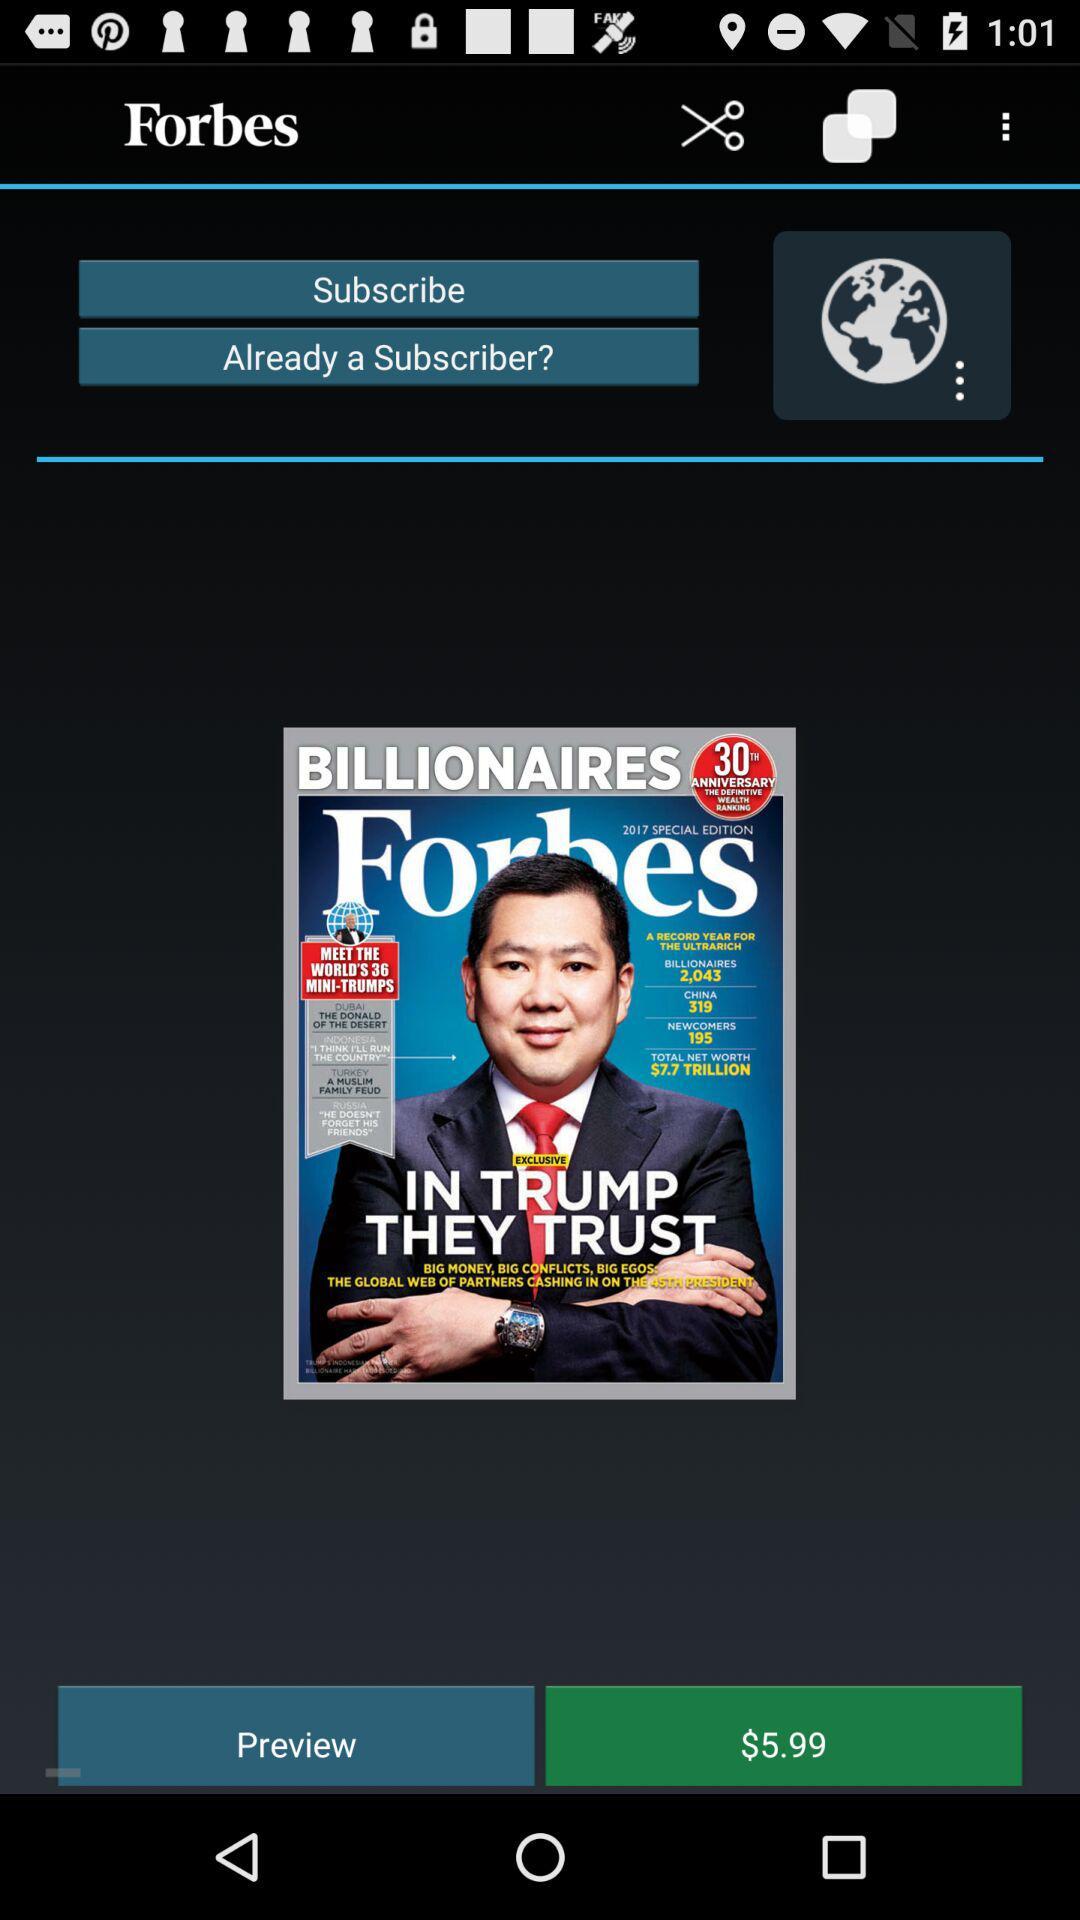 This screenshot has height=1920, width=1080. I want to click on $5.99 icon, so click(768, 1732).